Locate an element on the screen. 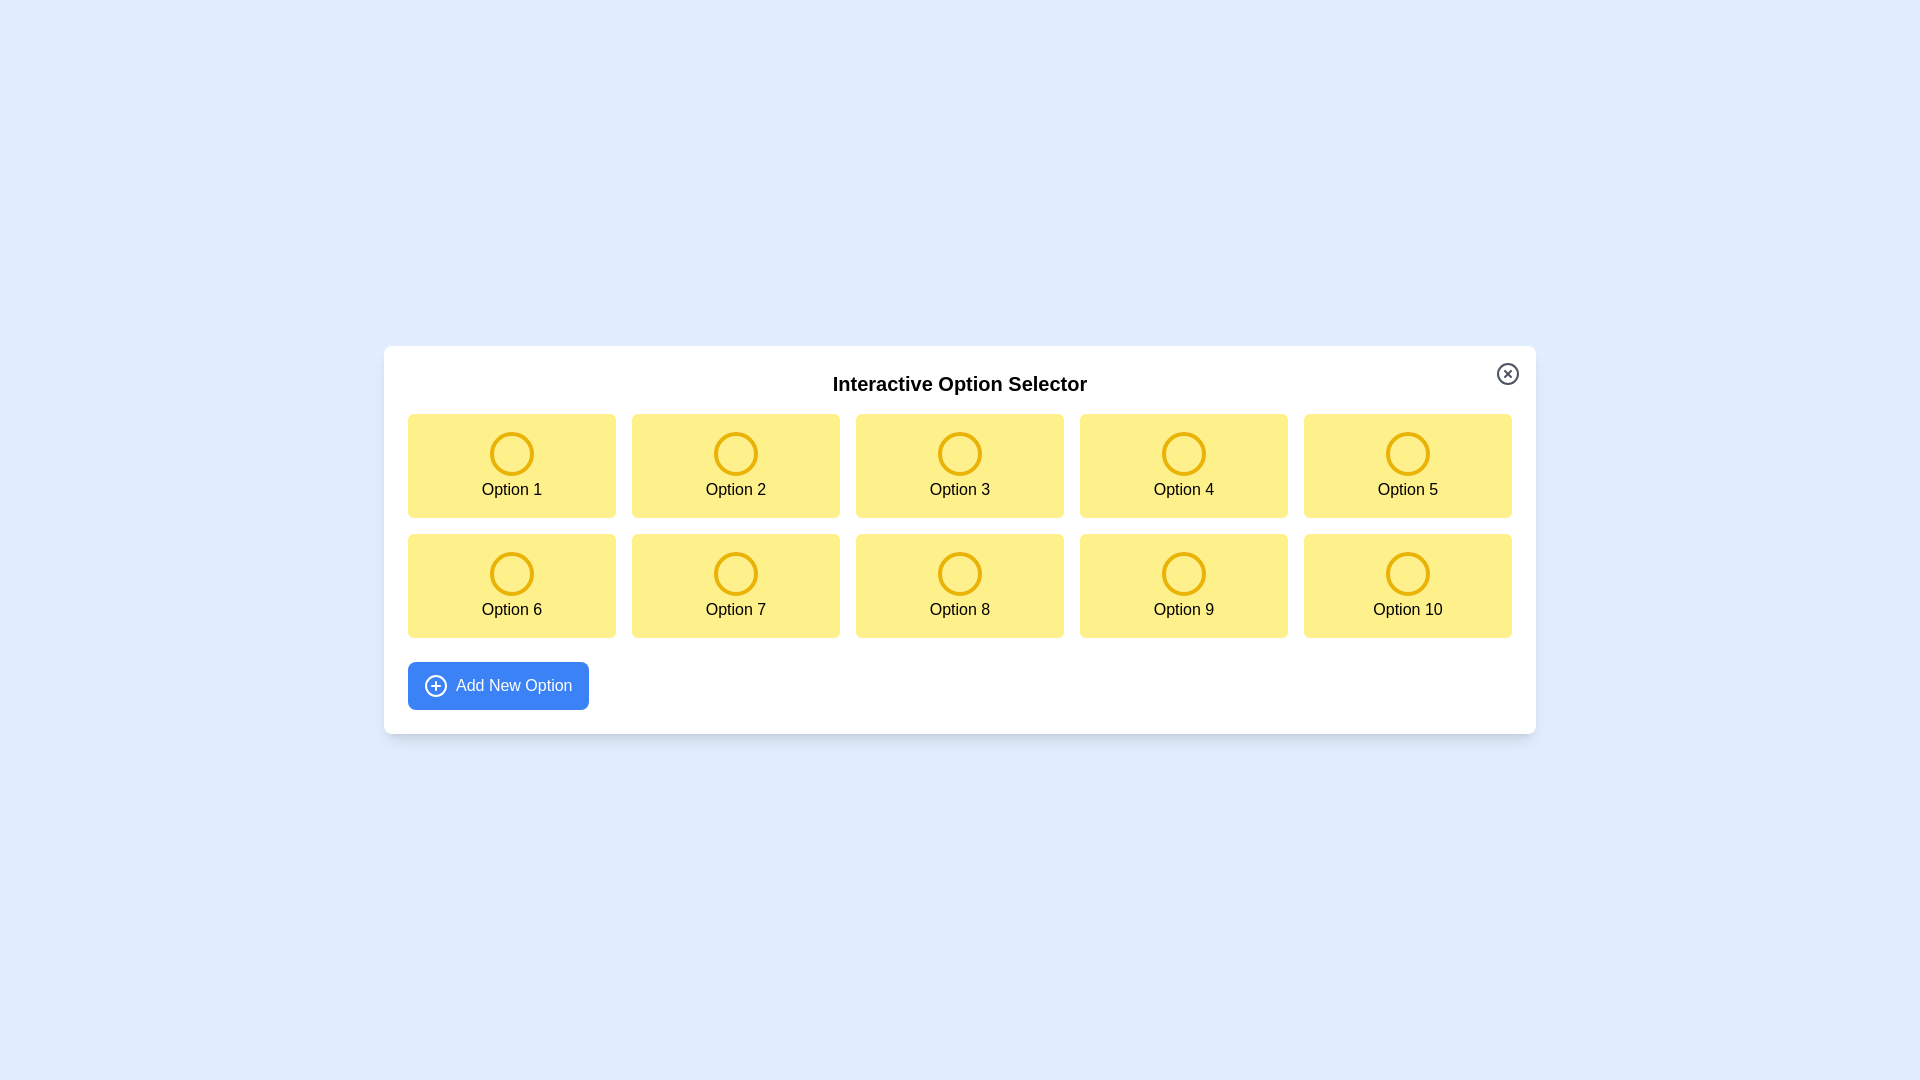  the title 'Interactive Option Selector' is located at coordinates (960, 384).